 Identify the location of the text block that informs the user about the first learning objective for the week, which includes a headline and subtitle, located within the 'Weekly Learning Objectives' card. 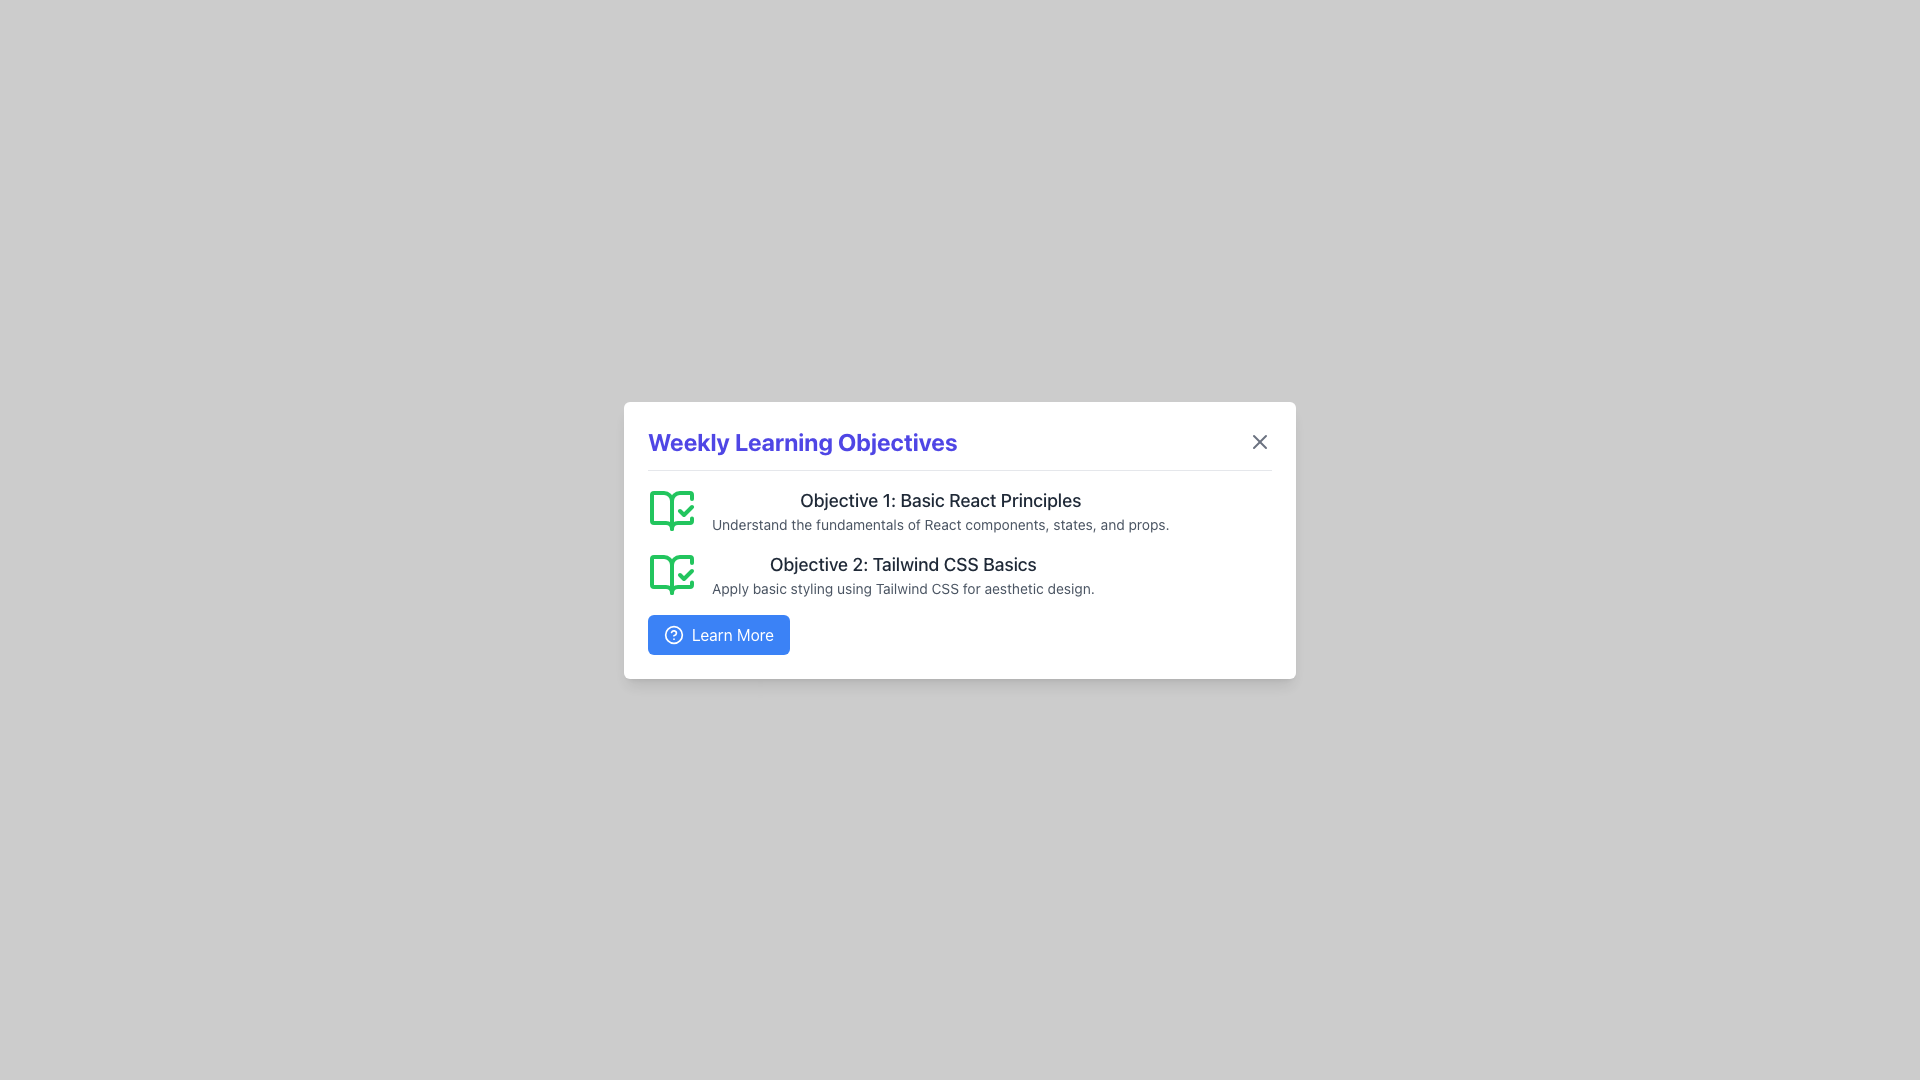
(939, 509).